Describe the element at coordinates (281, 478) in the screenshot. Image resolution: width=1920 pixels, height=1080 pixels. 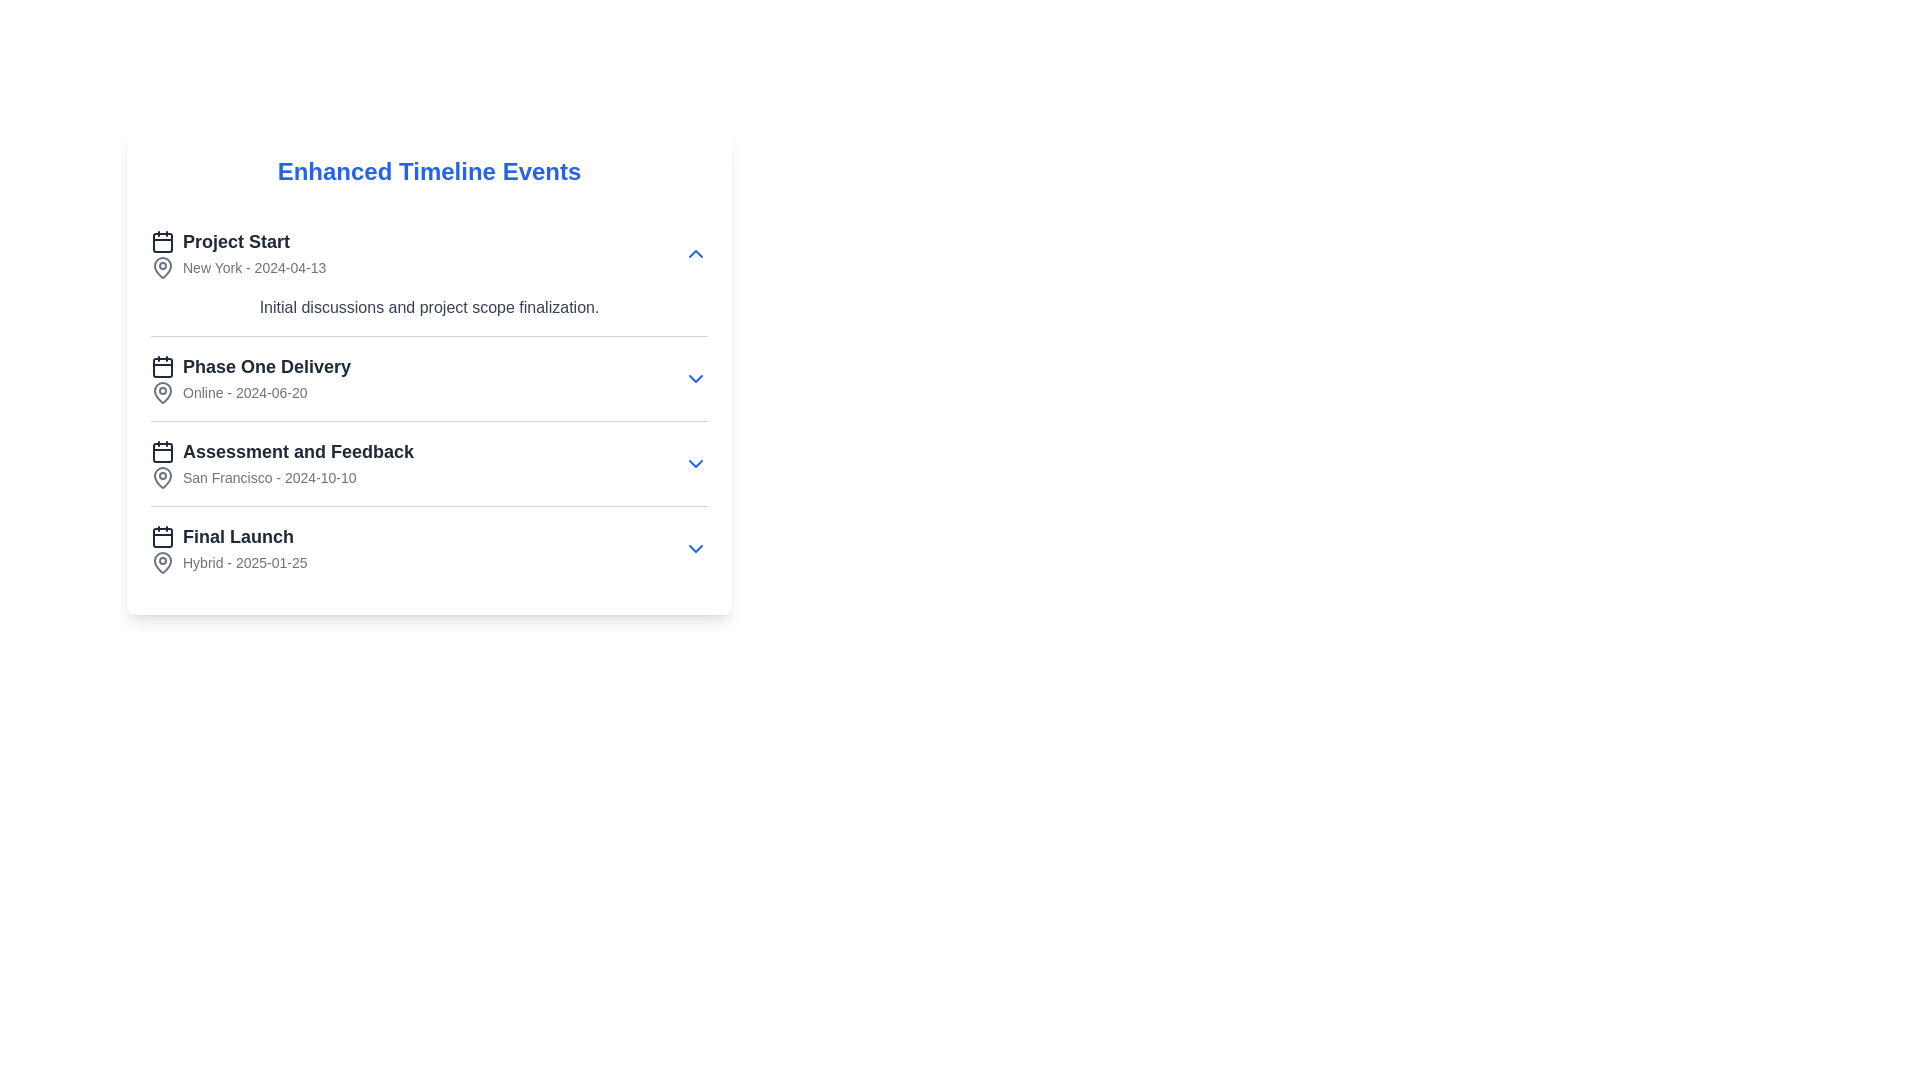
I see `text label displaying 'San Francisco - 2024-10-10' located under the title 'Assessment and Feedback' in the third row of the list` at that location.